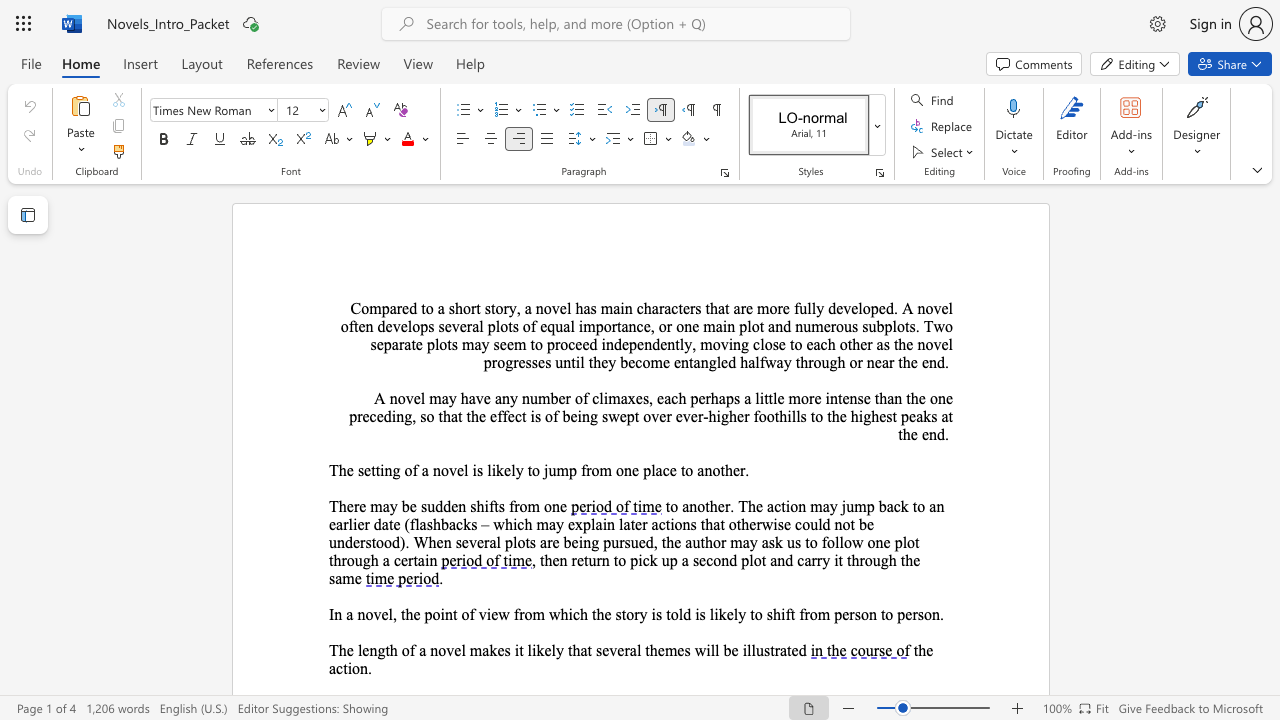 The image size is (1280, 720). What do you see at coordinates (816, 308) in the screenshot?
I see `the subset text "y developed. A novel often develops several plots of equ" within the text "Compared to a short story, a novel has main characters that are more fully developed. A novel often develops several plots of equal importance, or one main plot and"` at bounding box center [816, 308].